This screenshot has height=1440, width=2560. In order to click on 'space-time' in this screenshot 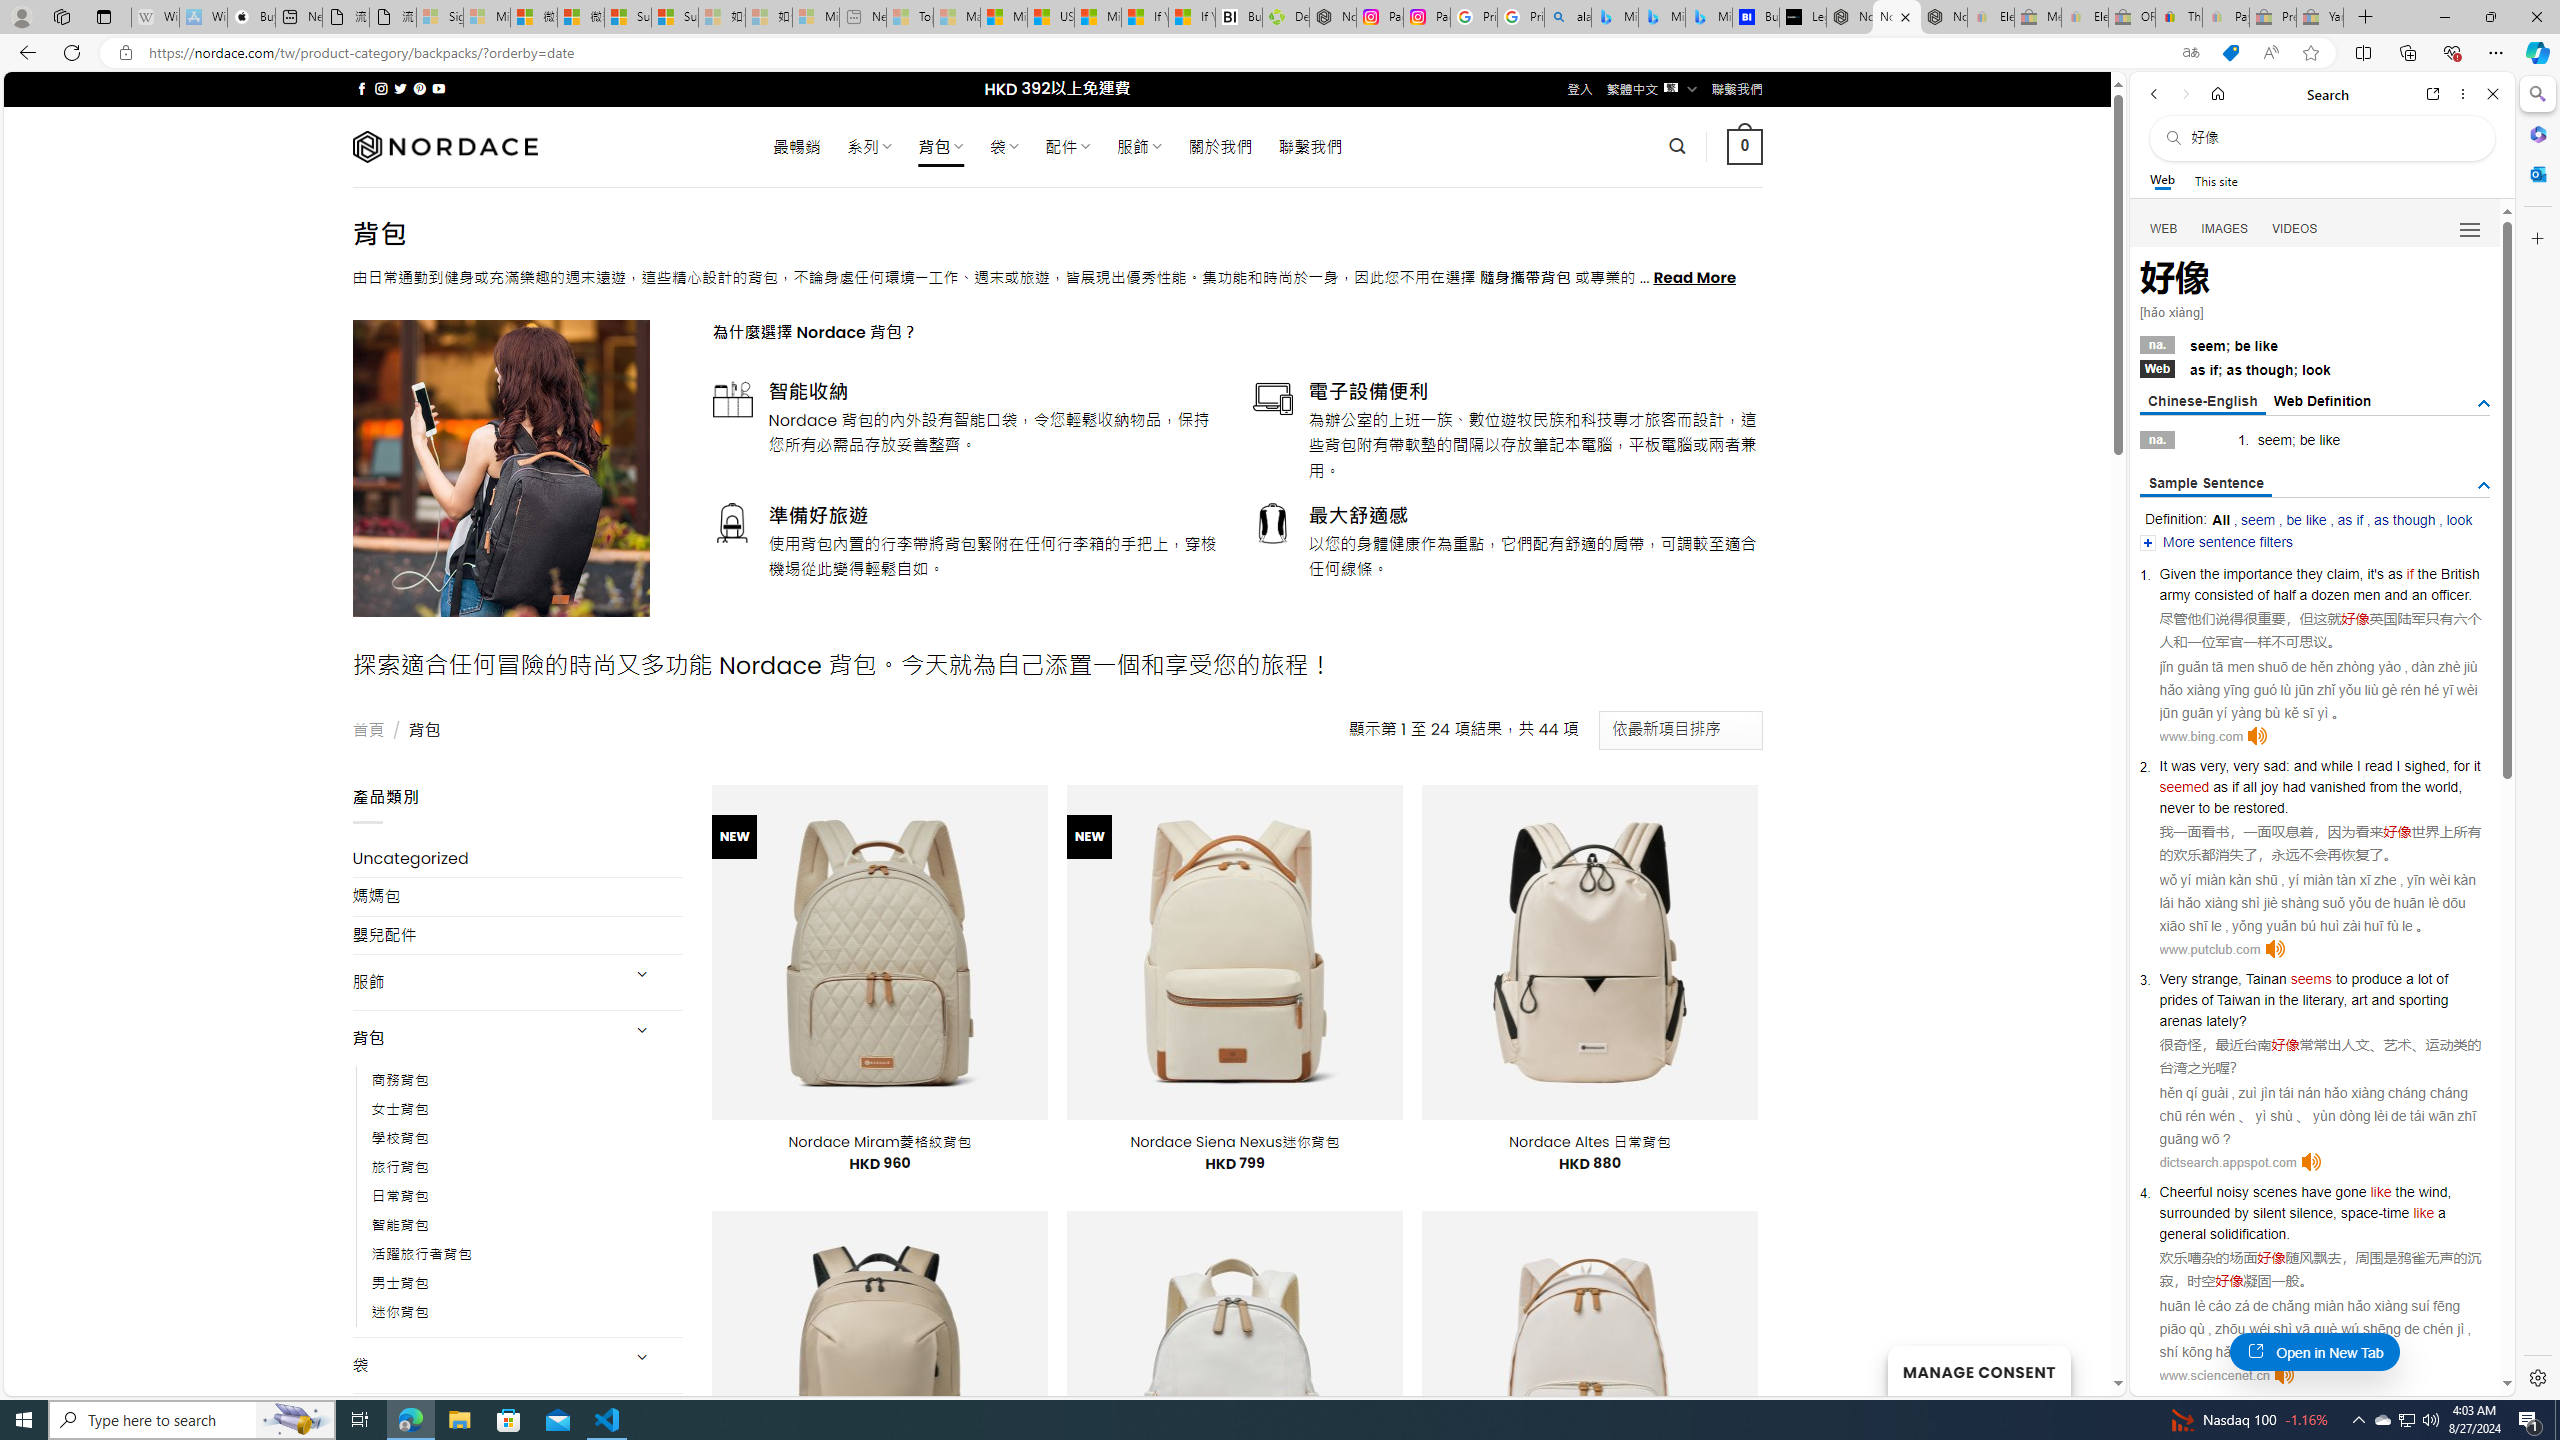, I will do `click(2373, 1213)`.